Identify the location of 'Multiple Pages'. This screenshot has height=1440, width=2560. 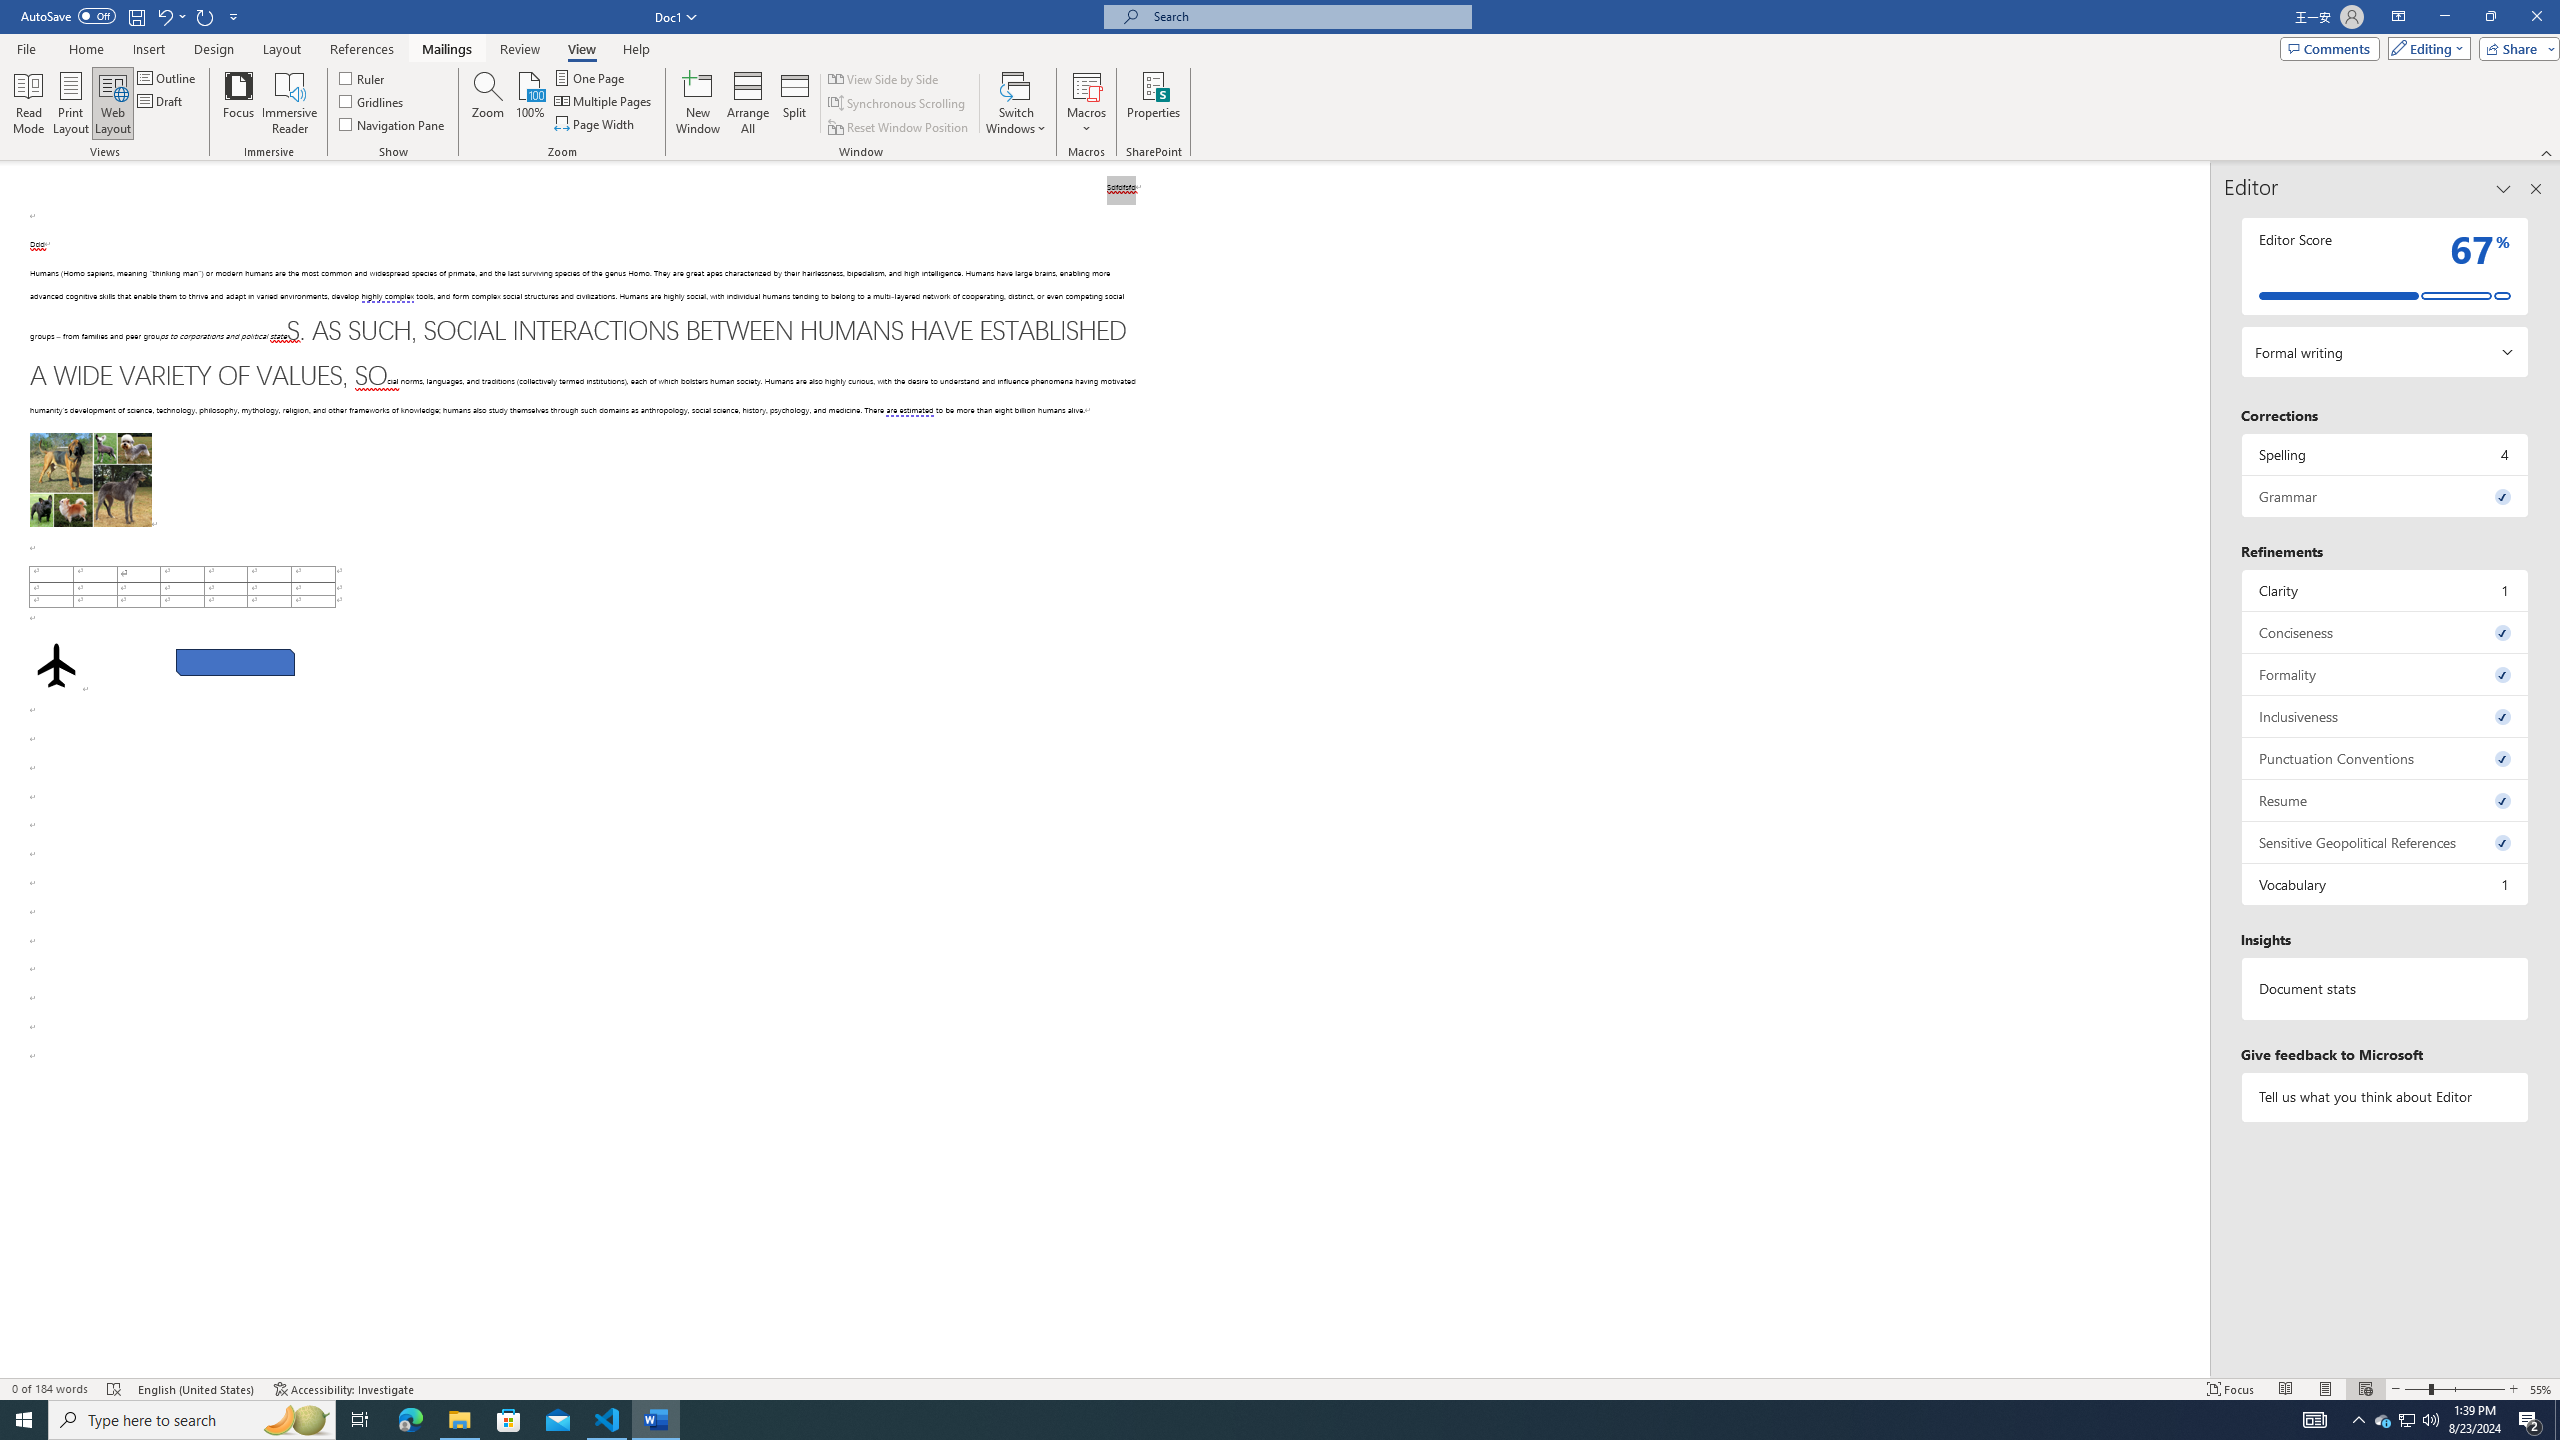
(603, 99).